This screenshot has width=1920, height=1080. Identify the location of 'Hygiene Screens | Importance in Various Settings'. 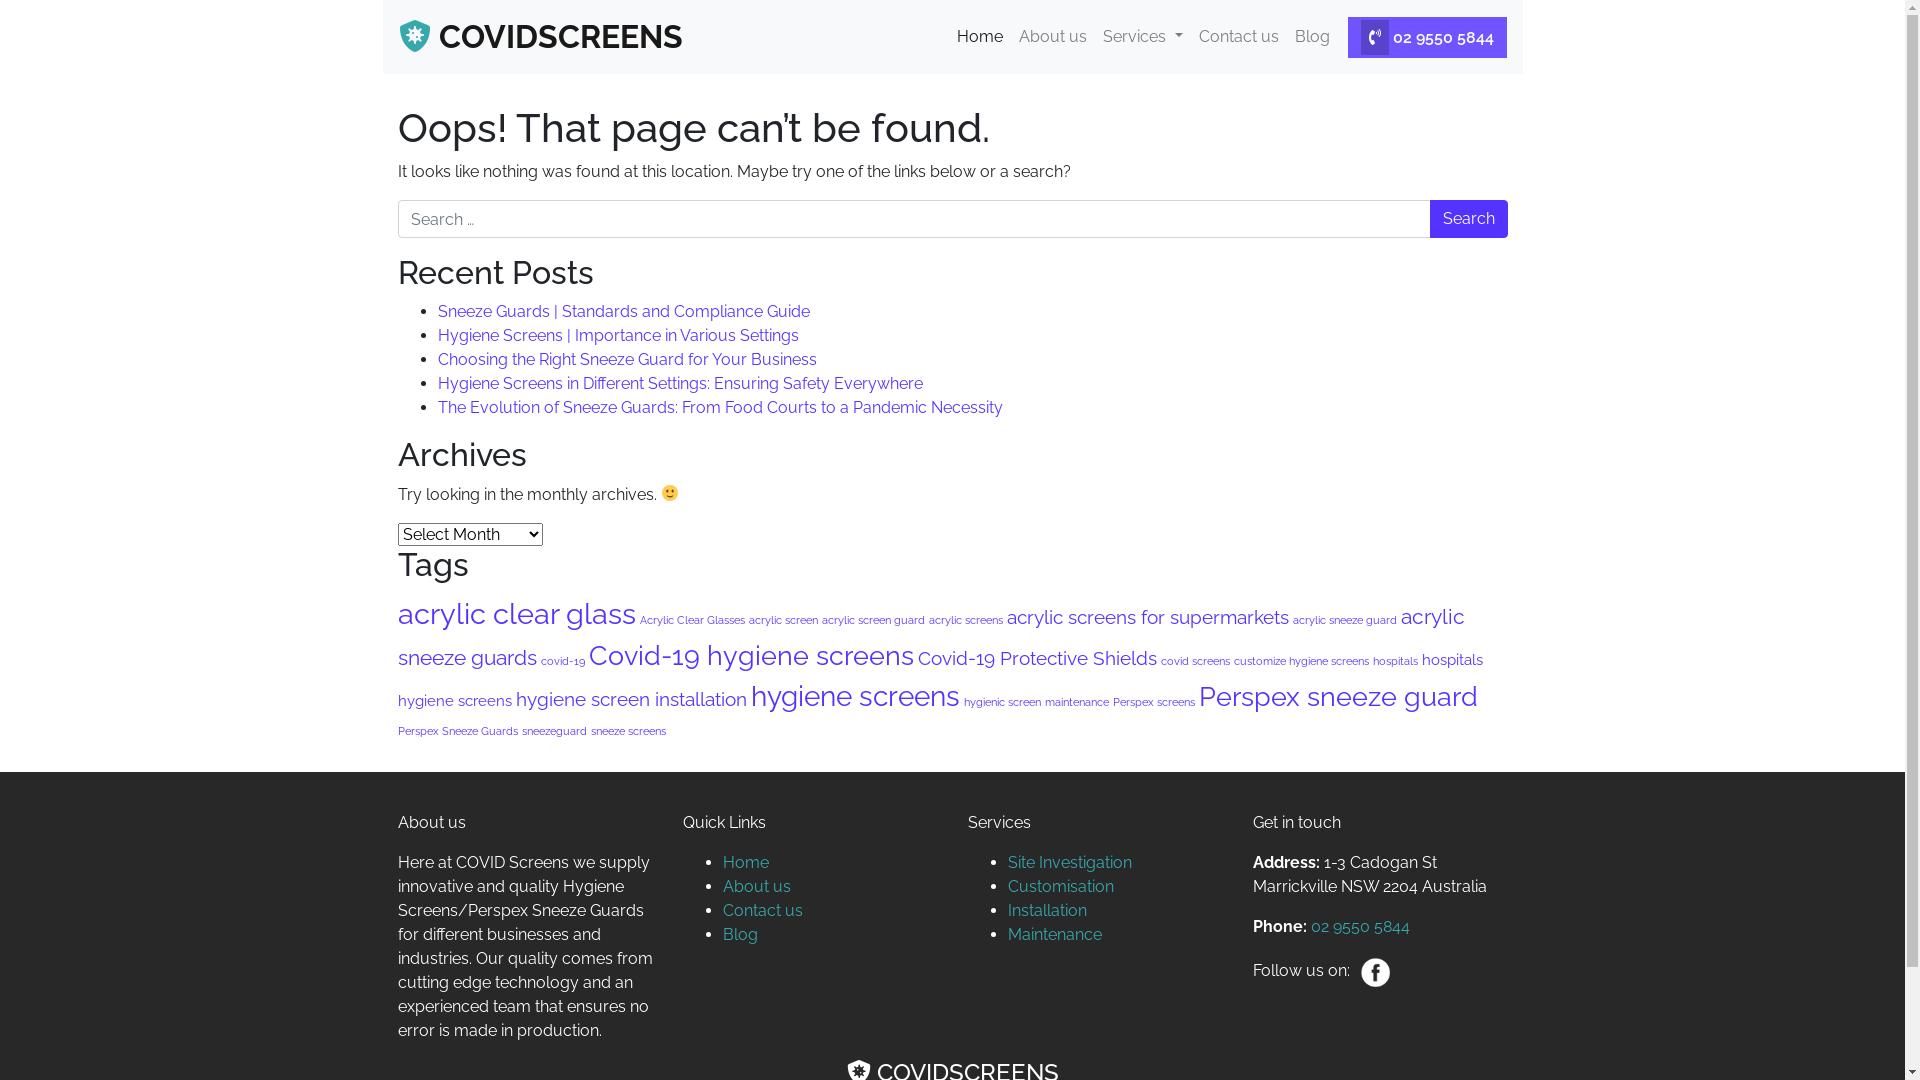
(617, 334).